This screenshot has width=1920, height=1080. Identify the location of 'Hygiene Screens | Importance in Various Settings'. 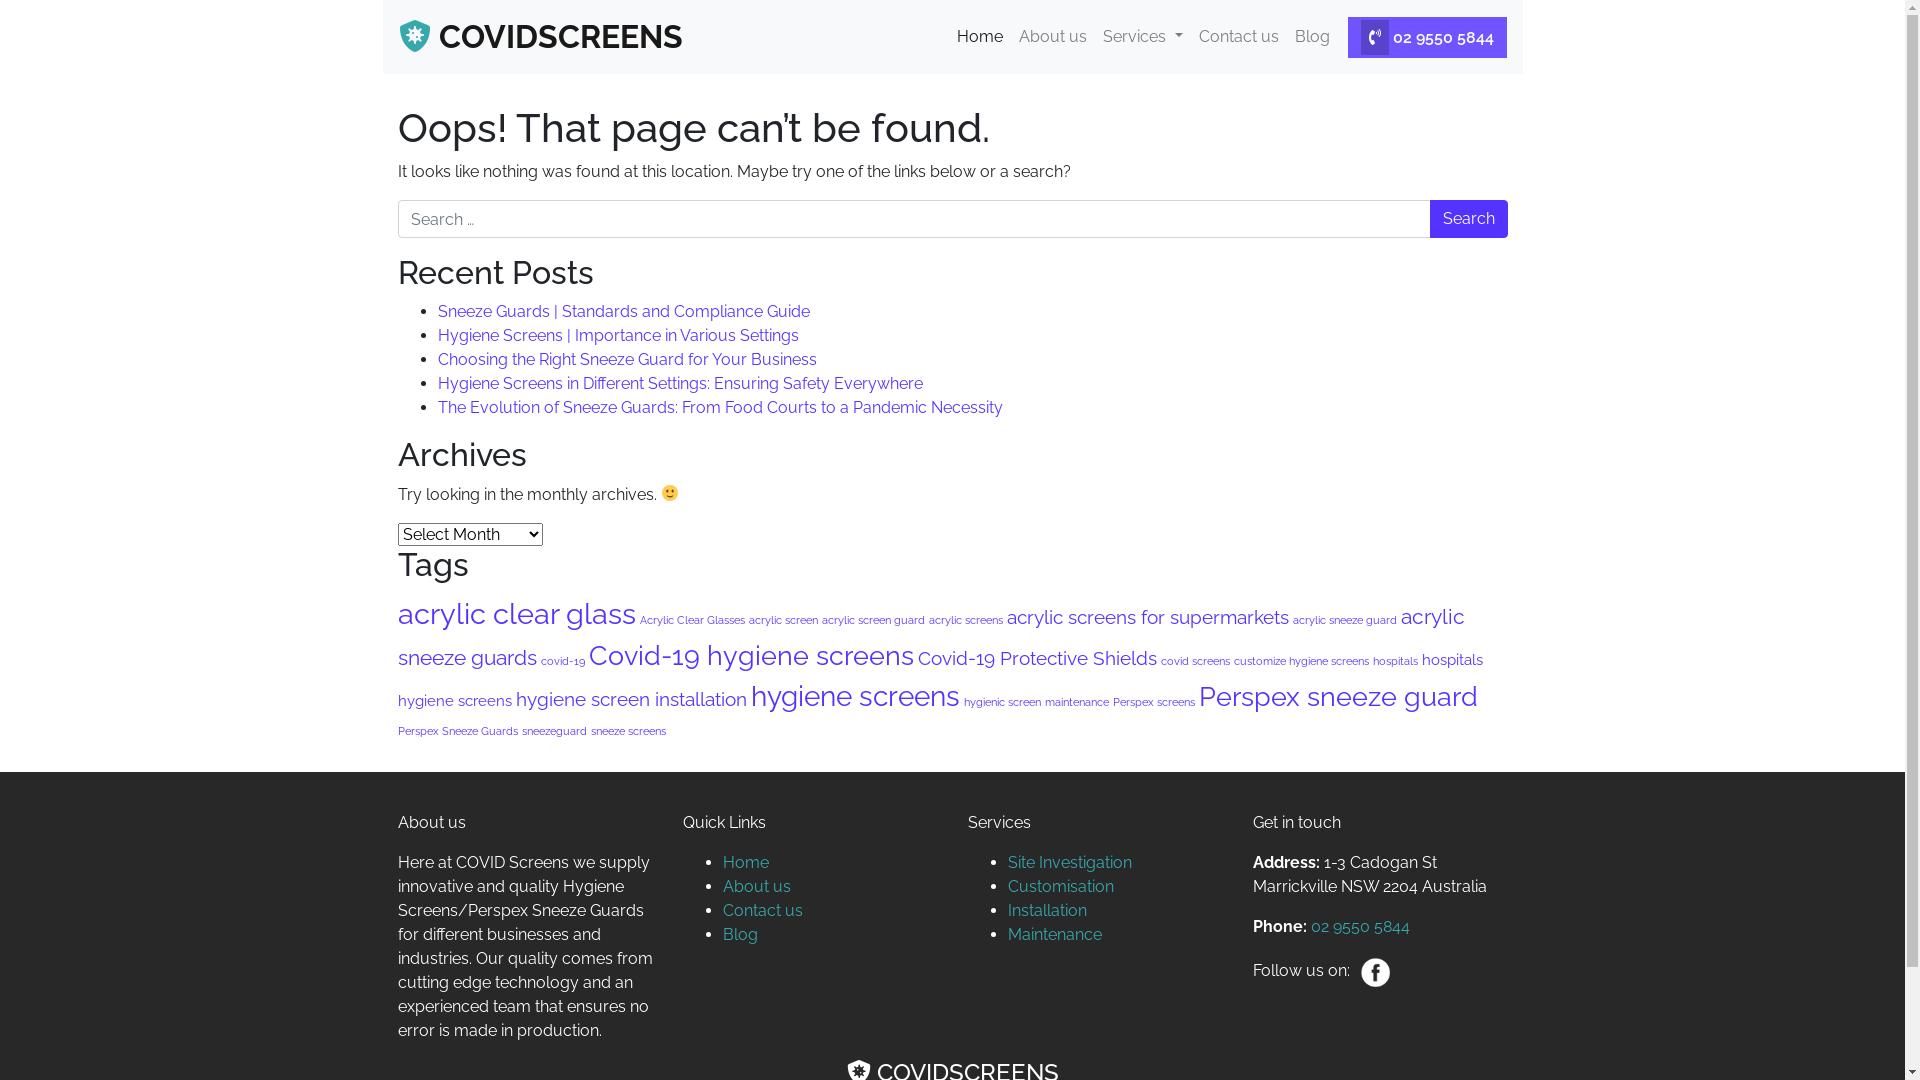
(617, 334).